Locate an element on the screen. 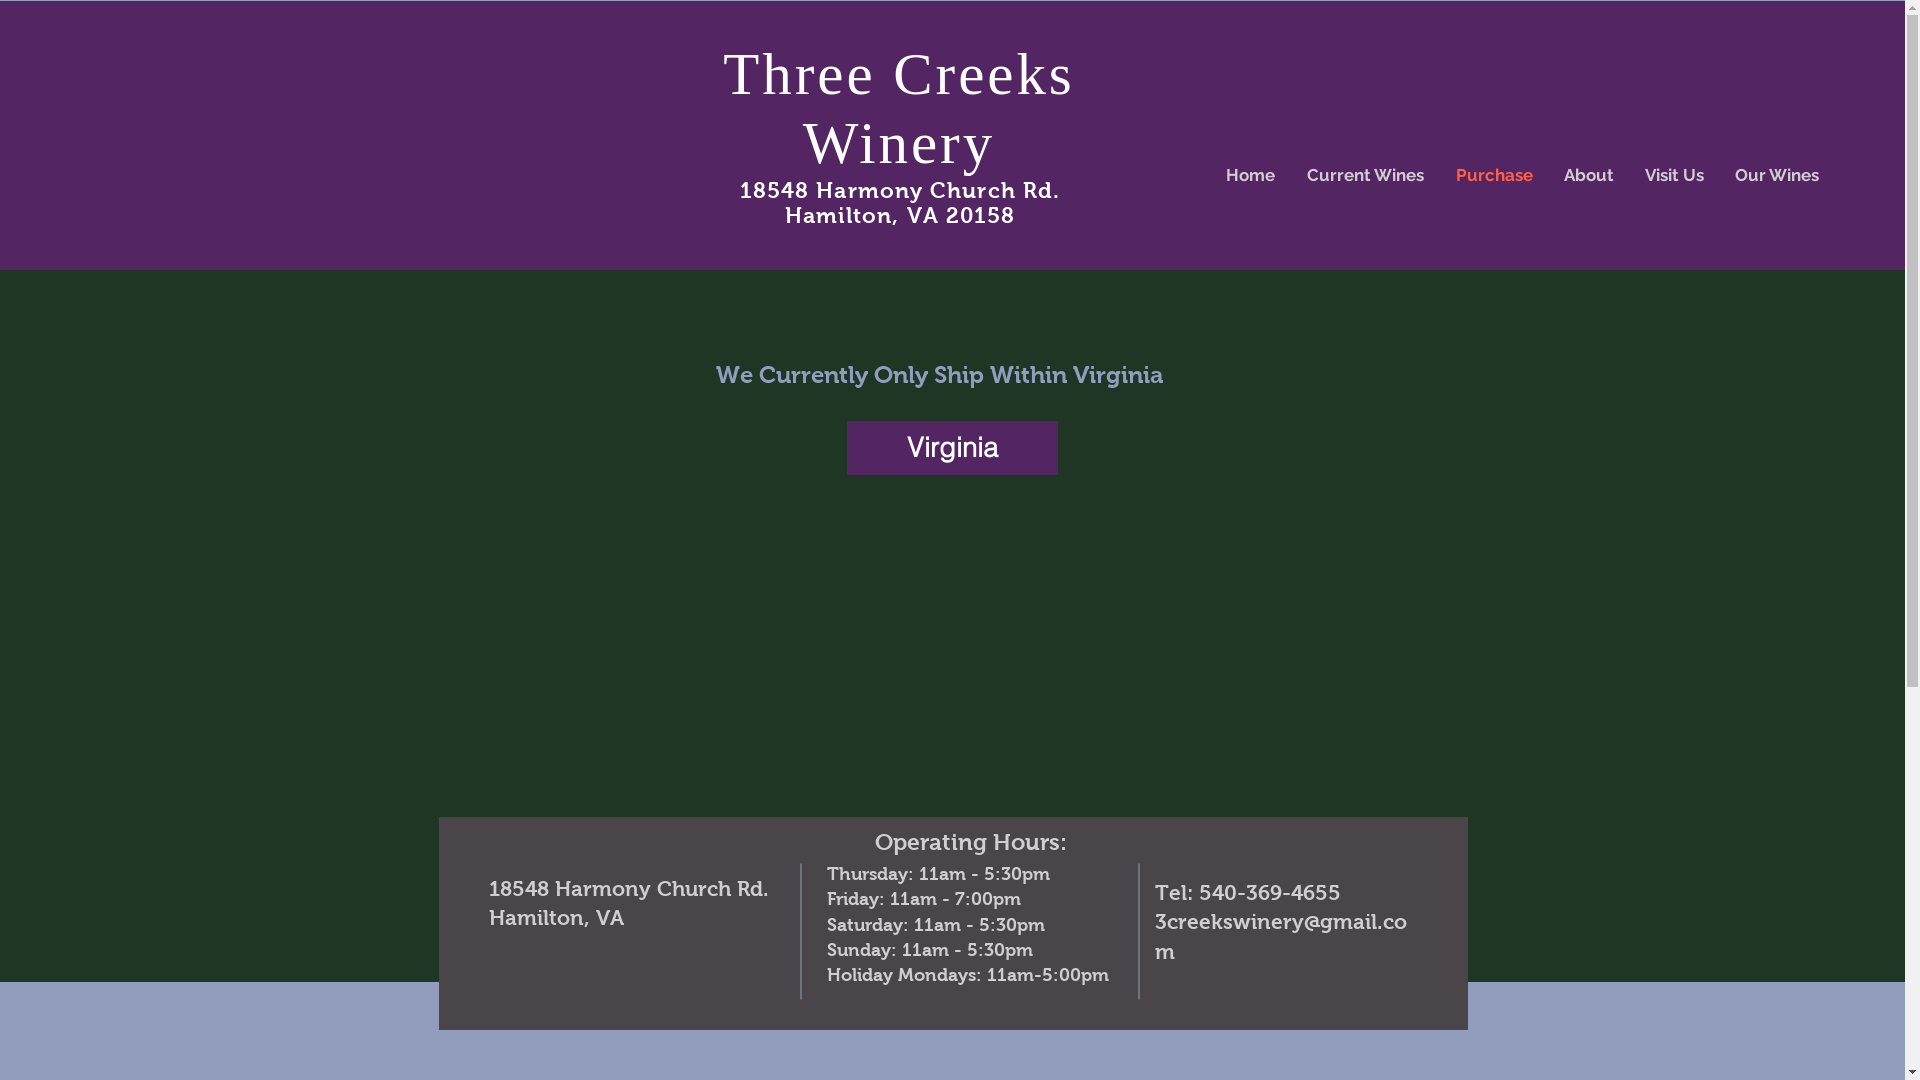 This screenshot has width=1920, height=1080. 'Purchase' is located at coordinates (1493, 173).